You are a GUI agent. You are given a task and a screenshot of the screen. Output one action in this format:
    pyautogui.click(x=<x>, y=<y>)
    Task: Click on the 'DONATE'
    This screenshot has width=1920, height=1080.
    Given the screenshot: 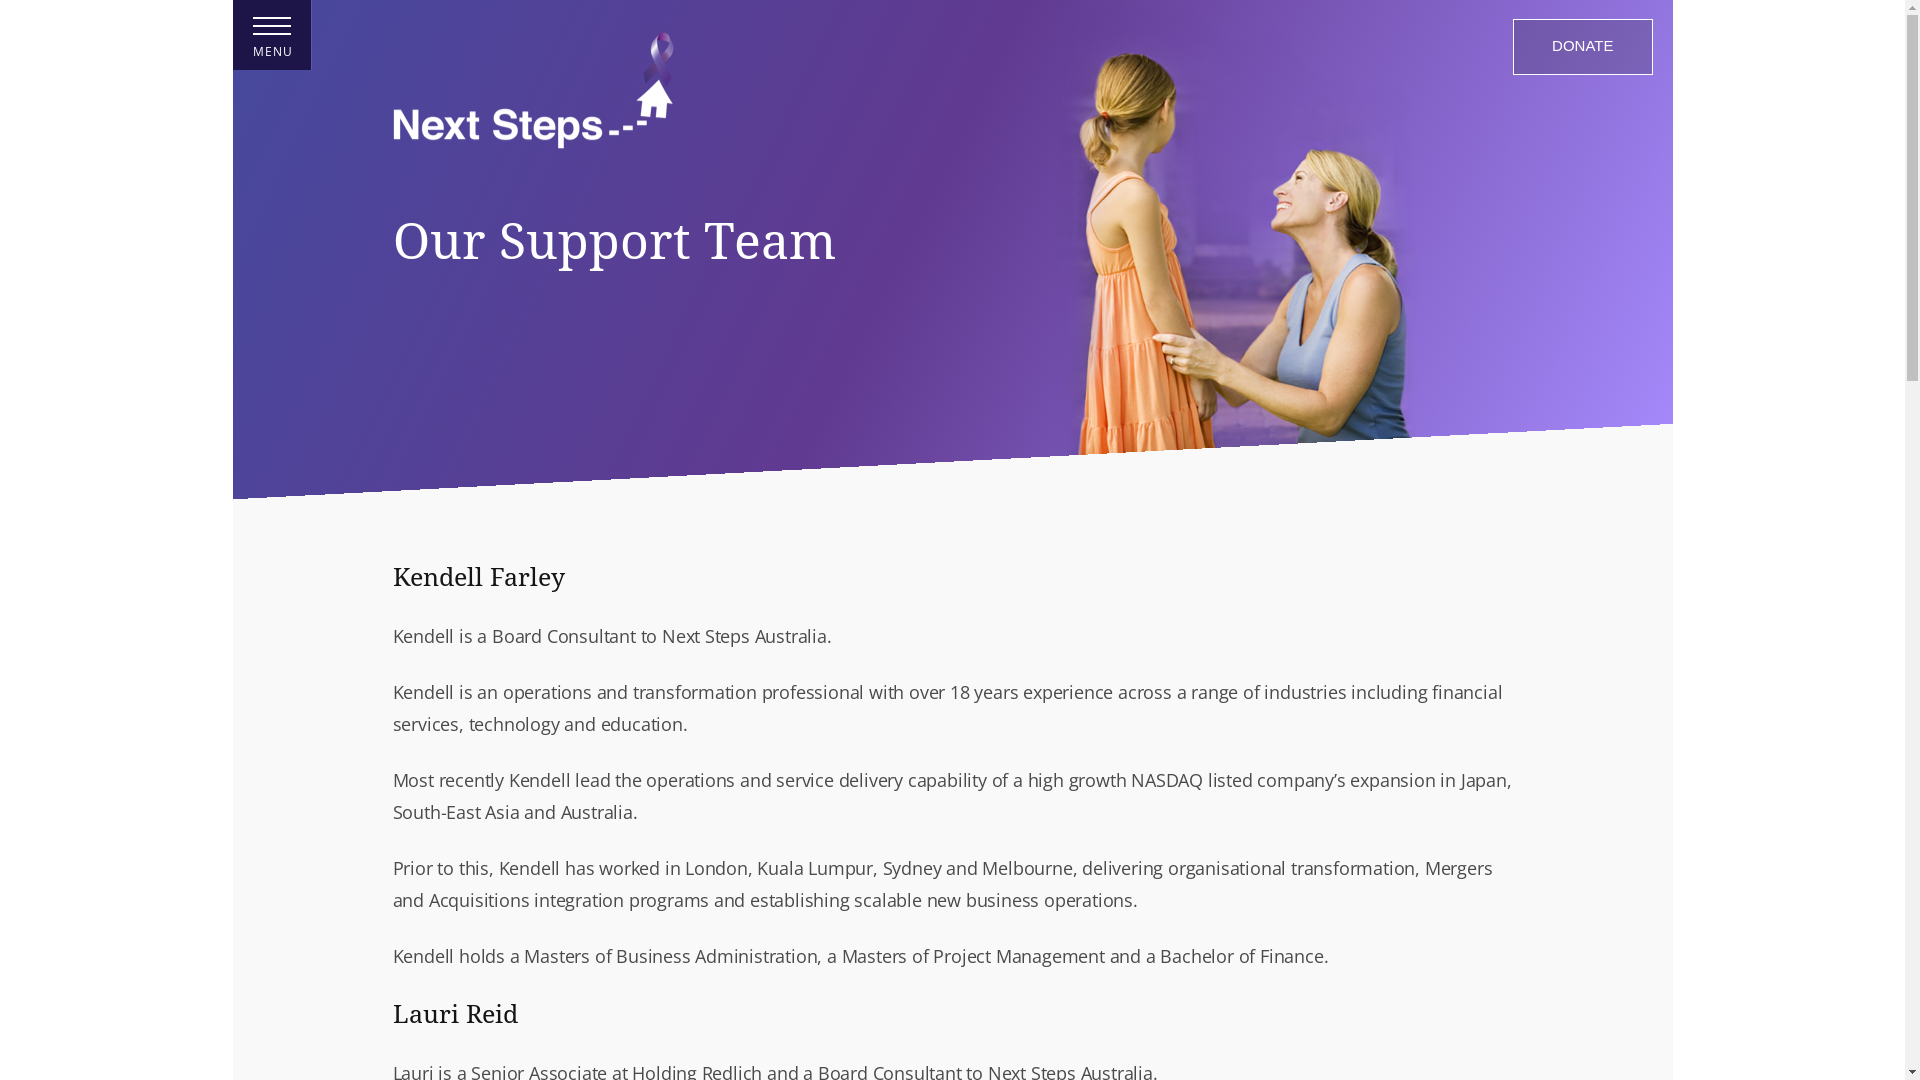 What is the action you would take?
    pyautogui.click(x=1581, y=45)
    